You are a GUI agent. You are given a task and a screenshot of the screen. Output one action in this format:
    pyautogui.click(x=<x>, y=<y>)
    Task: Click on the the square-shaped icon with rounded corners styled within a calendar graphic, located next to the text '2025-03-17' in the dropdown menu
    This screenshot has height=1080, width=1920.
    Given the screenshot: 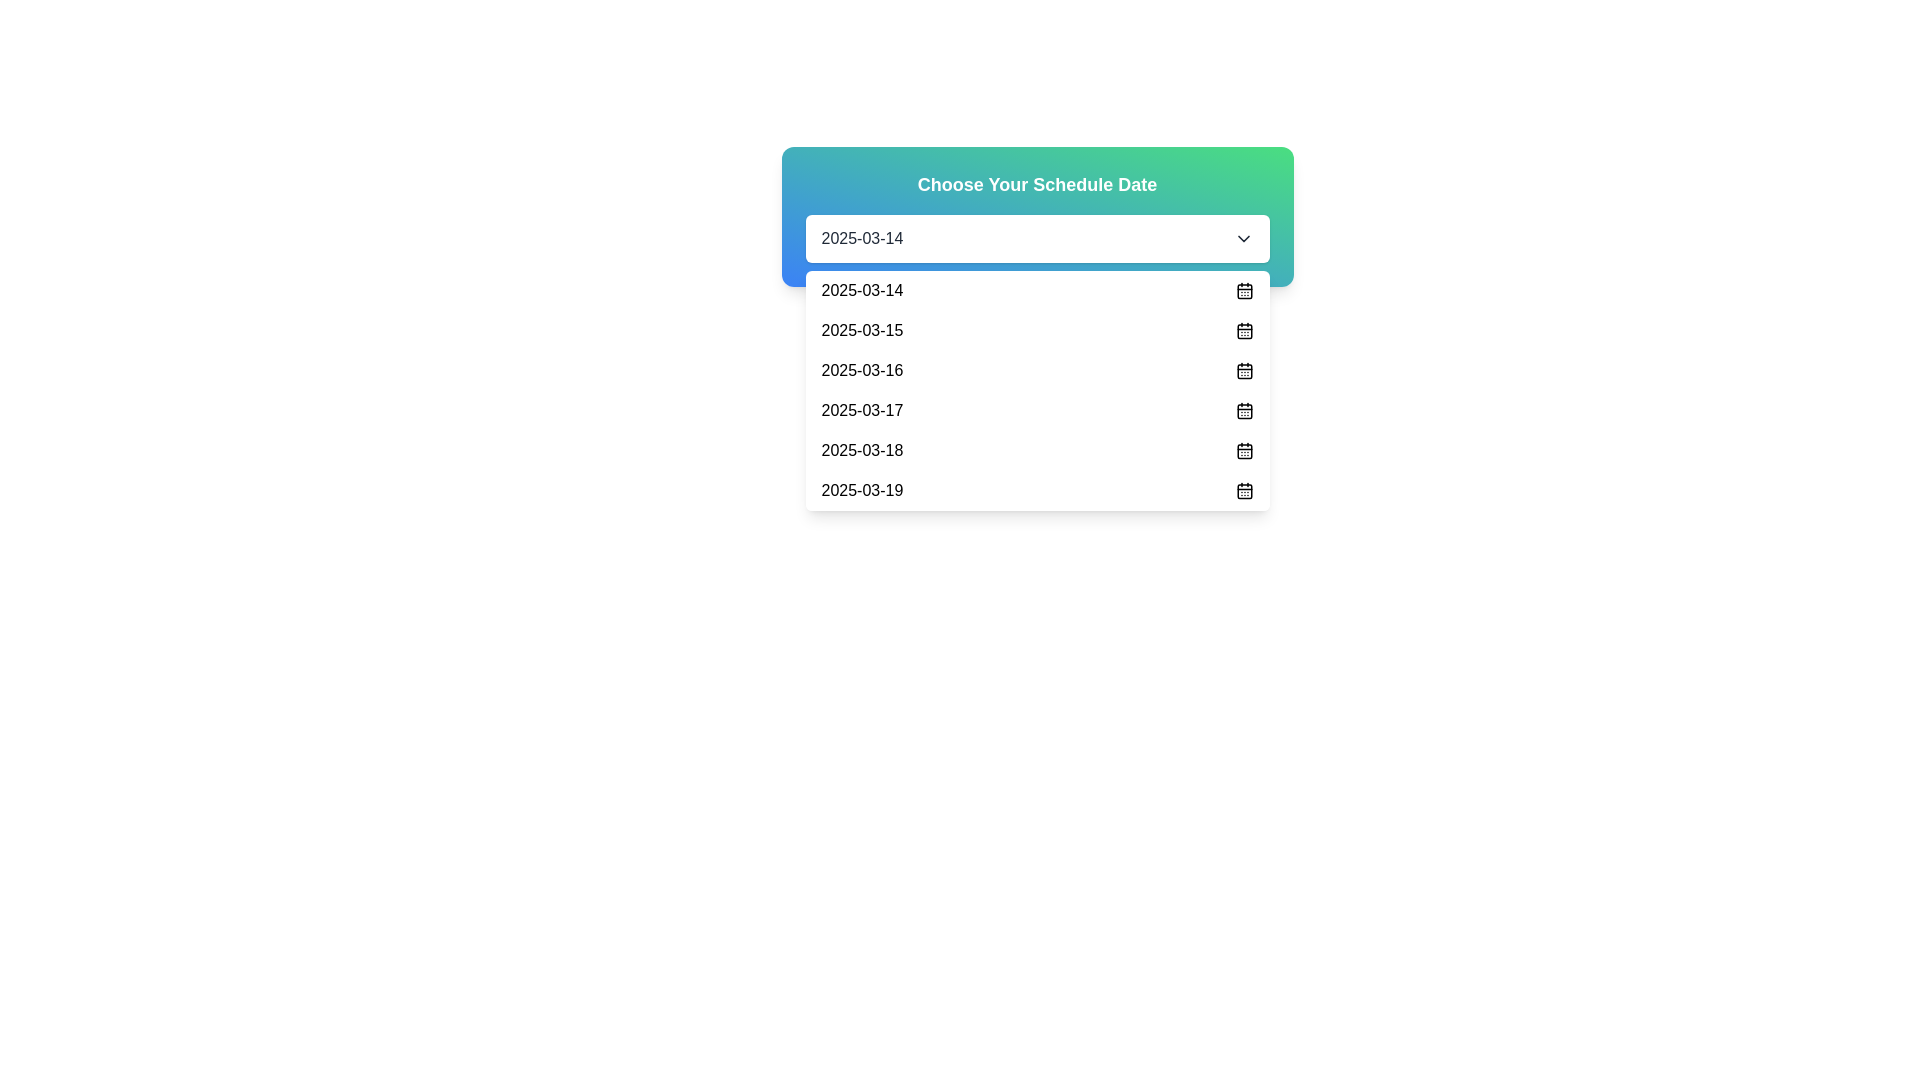 What is the action you would take?
    pyautogui.click(x=1243, y=410)
    